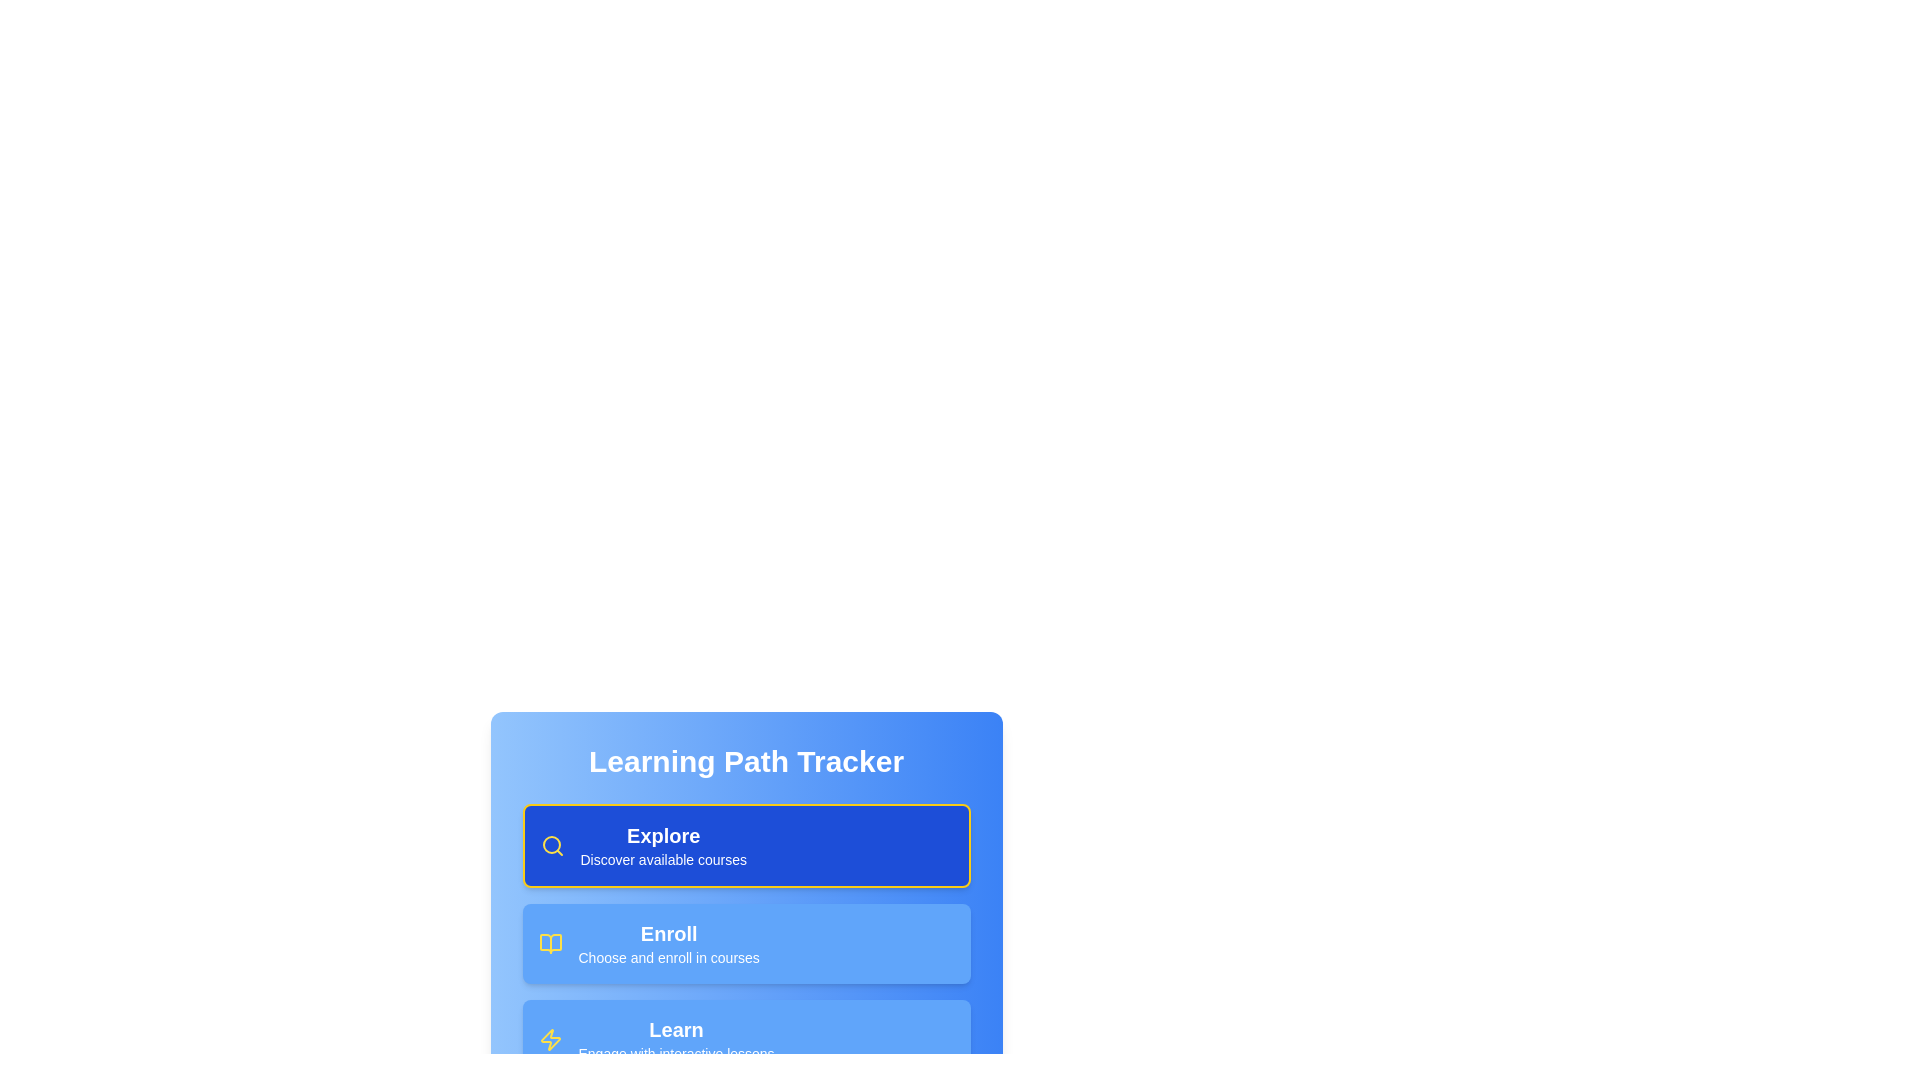  I want to click on the descriptive static text element located beneath the 'Enroll' section, which provides information about selecting and joining courses, so click(669, 956).